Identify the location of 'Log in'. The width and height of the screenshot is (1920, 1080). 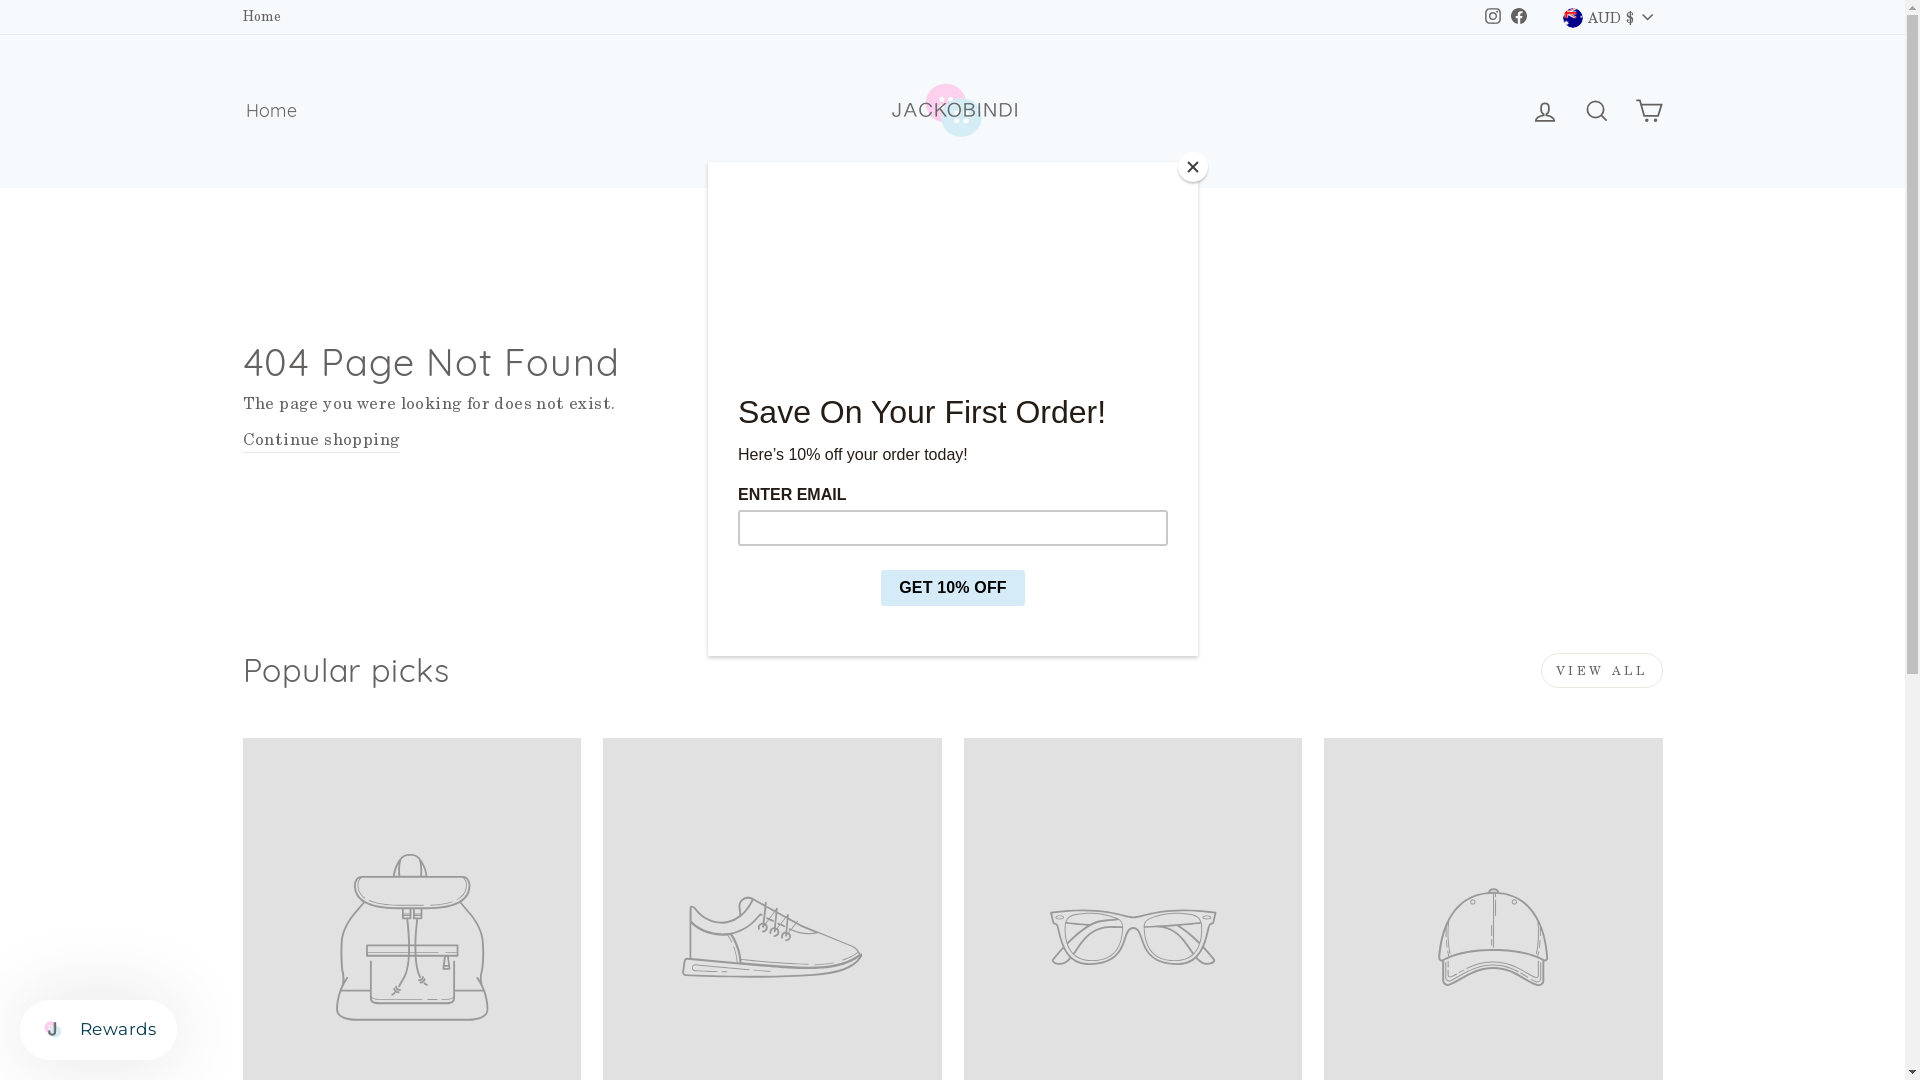
(1517, 111).